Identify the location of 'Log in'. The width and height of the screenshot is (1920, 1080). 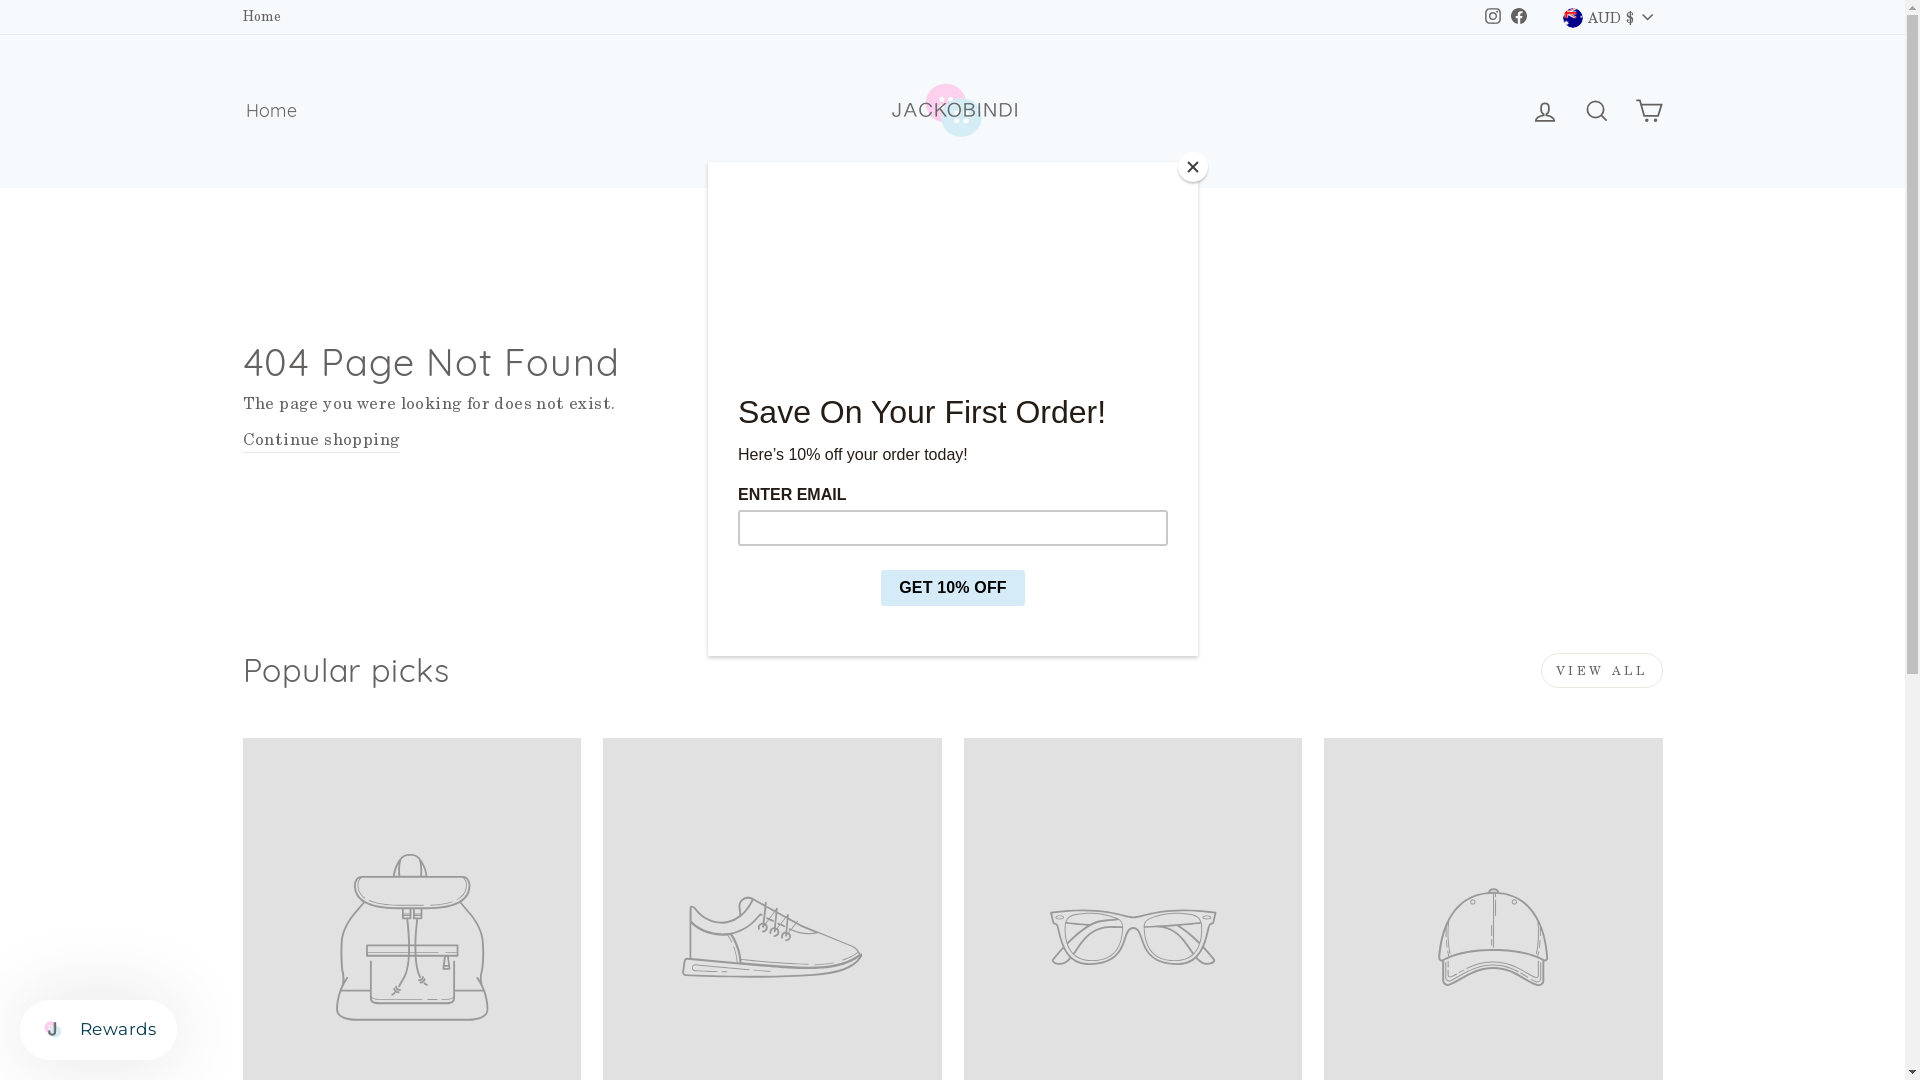
(1517, 111).